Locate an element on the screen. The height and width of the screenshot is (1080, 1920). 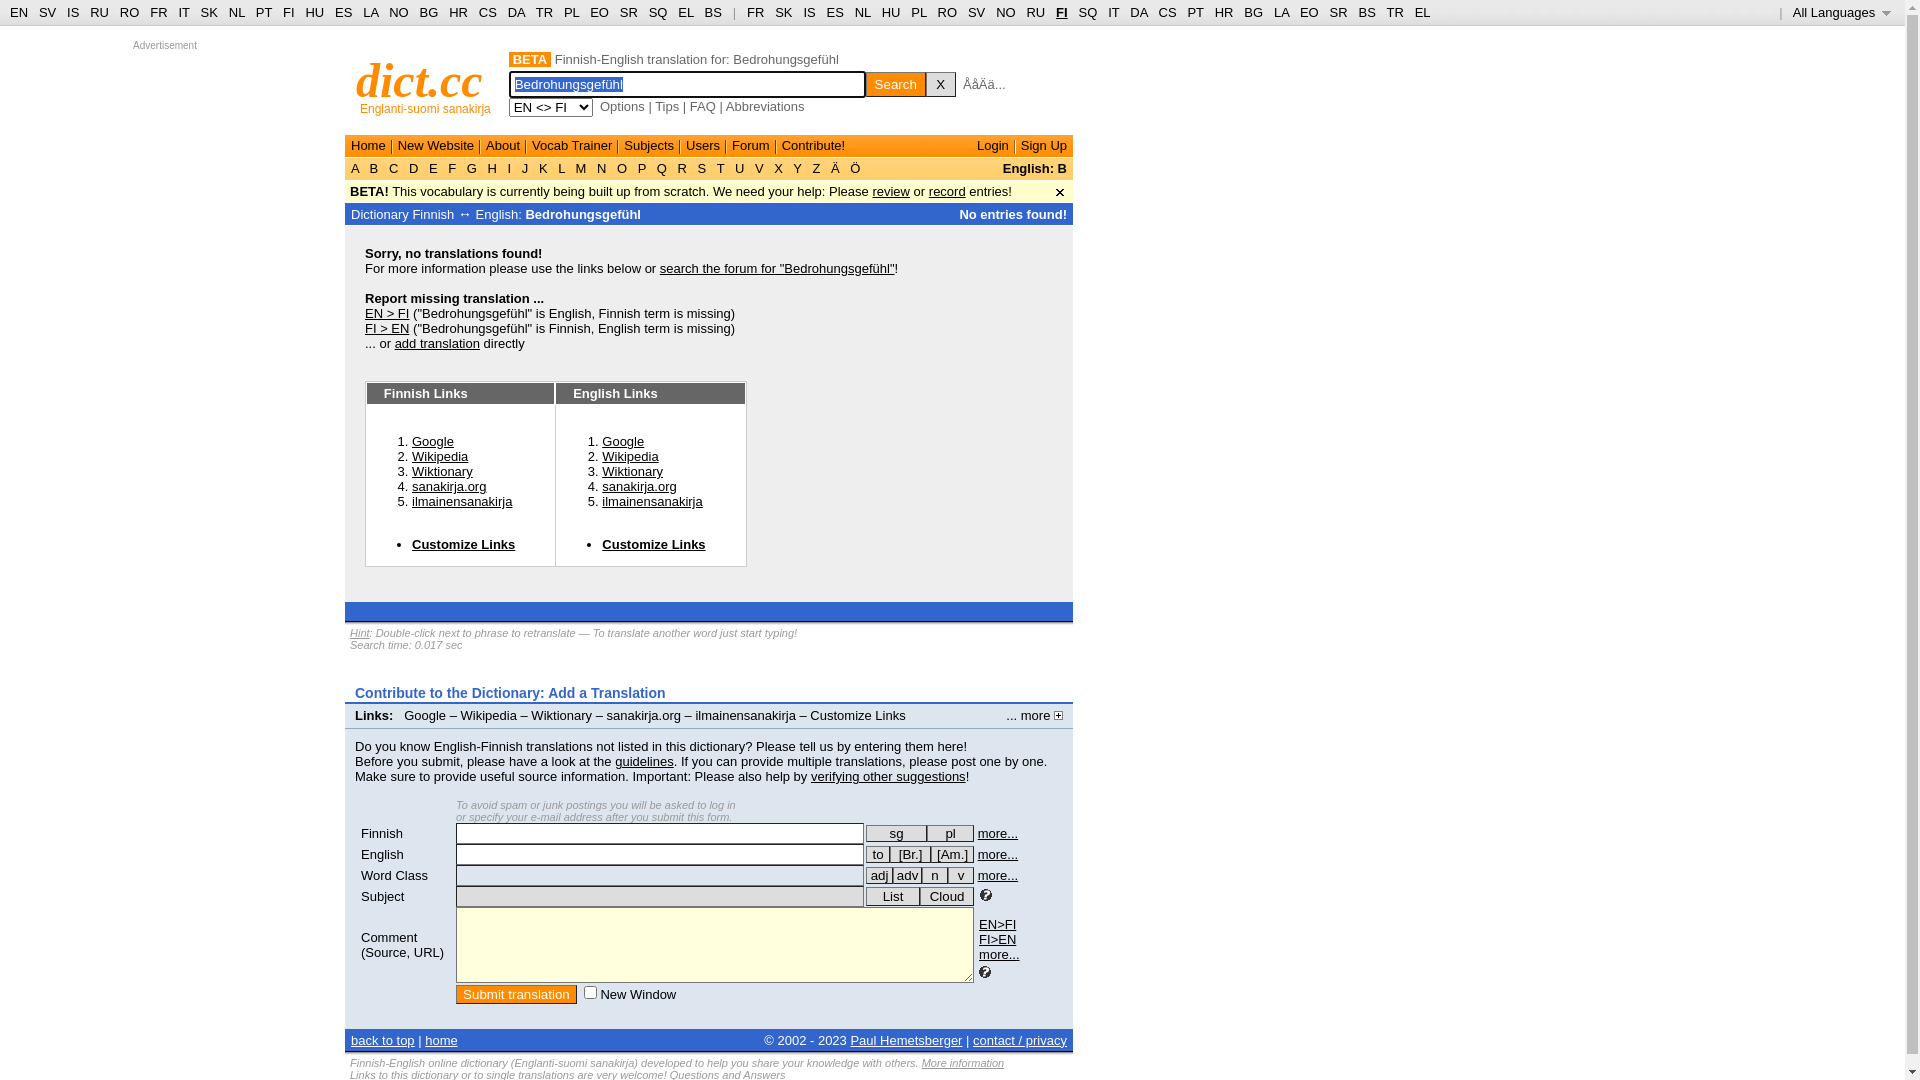
'more...' is located at coordinates (979, 953).